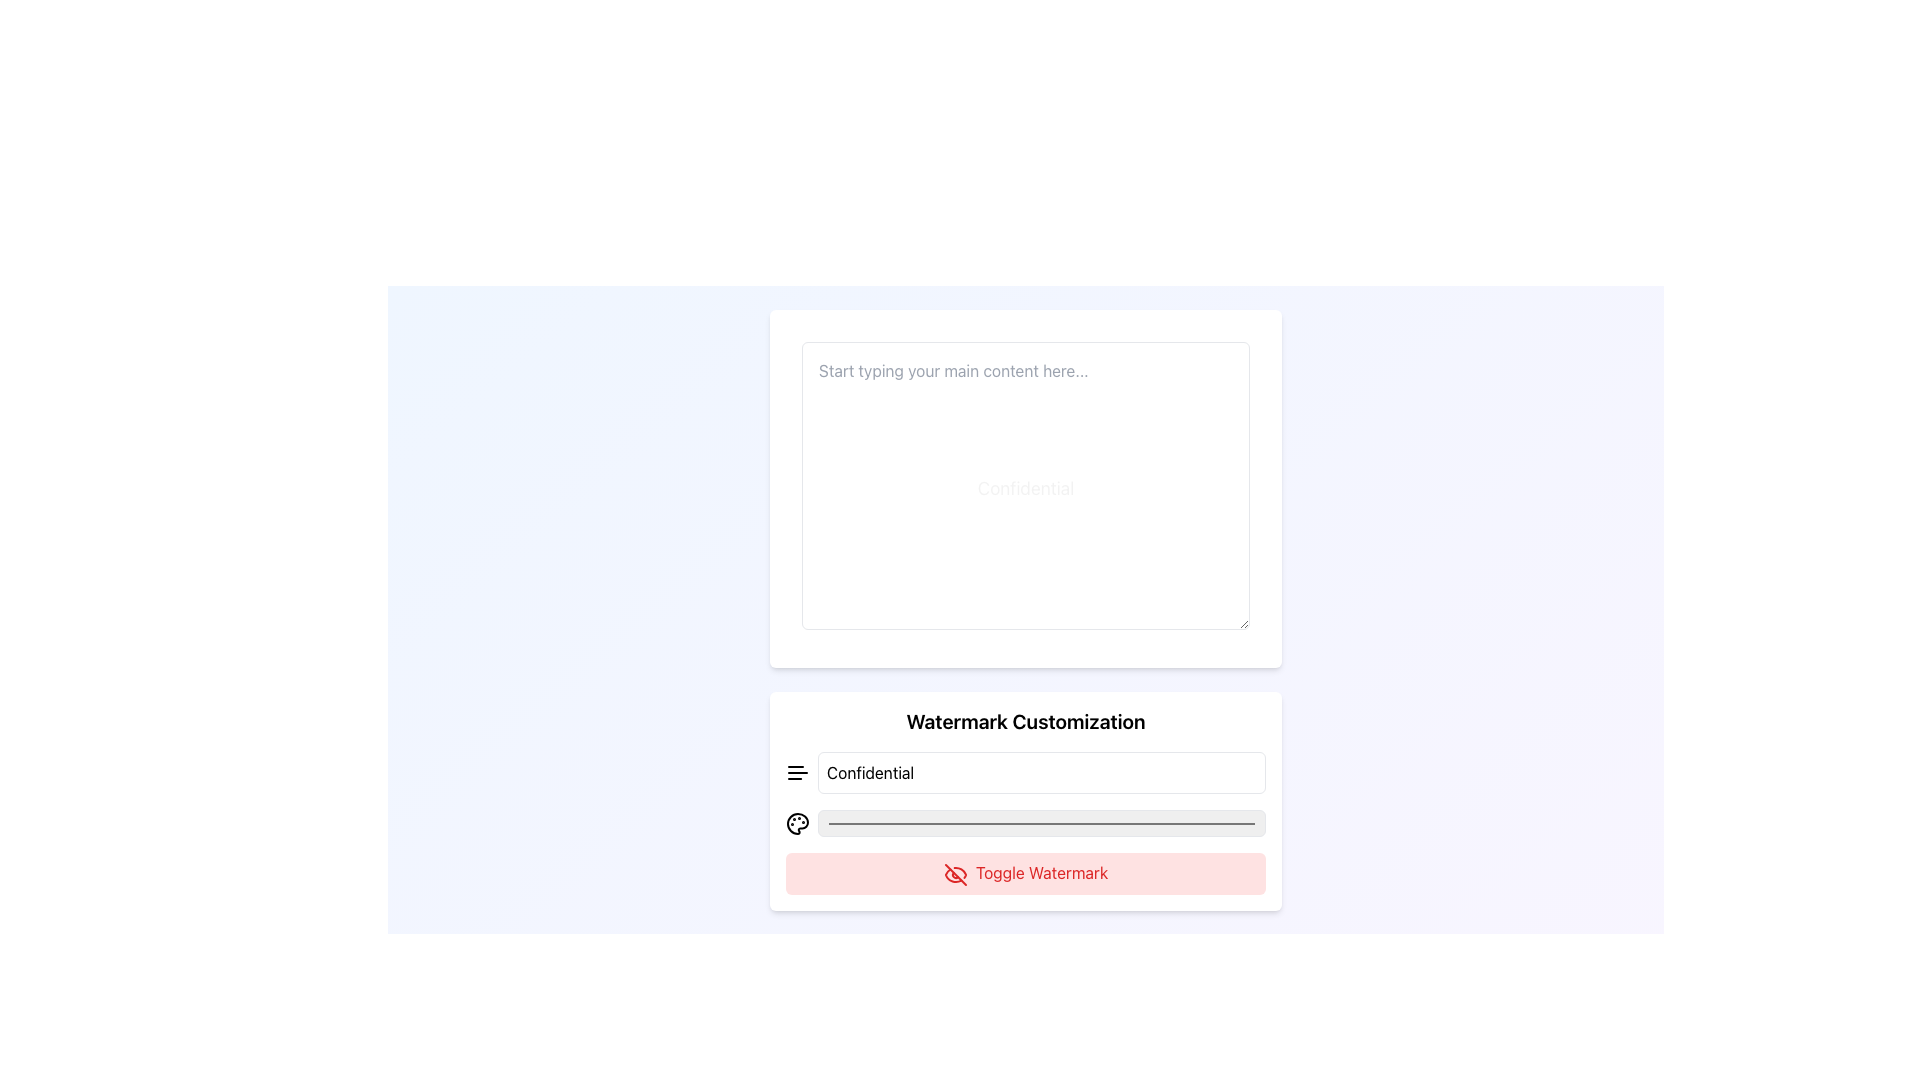 The width and height of the screenshot is (1920, 1080). Describe the element at coordinates (1026, 871) in the screenshot. I see `the toggle button located at the bottom of the 'Watermark Customization' section` at that location.